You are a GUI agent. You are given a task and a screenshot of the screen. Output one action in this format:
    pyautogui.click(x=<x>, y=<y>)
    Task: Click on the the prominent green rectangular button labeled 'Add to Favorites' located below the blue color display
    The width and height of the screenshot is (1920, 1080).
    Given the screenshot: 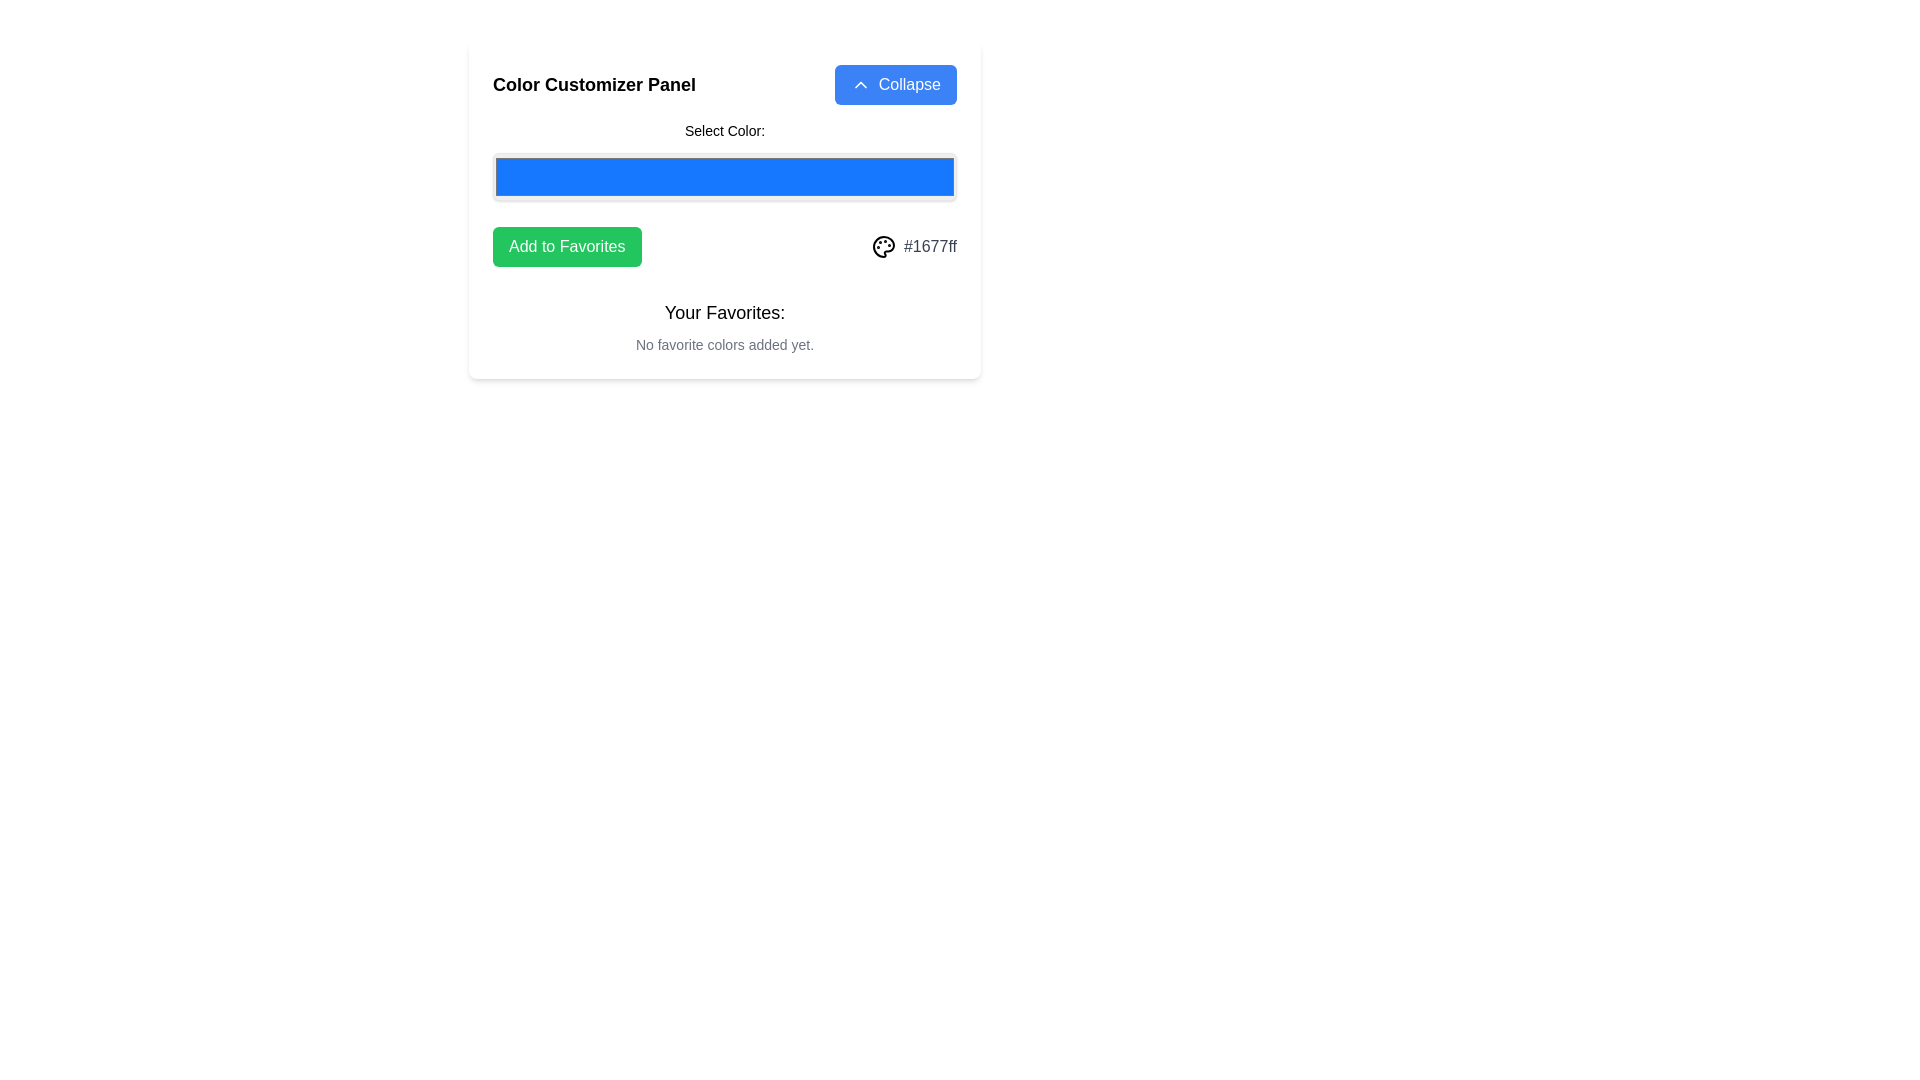 What is the action you would take?
    pyautogui.click(x=566, y=245)
    